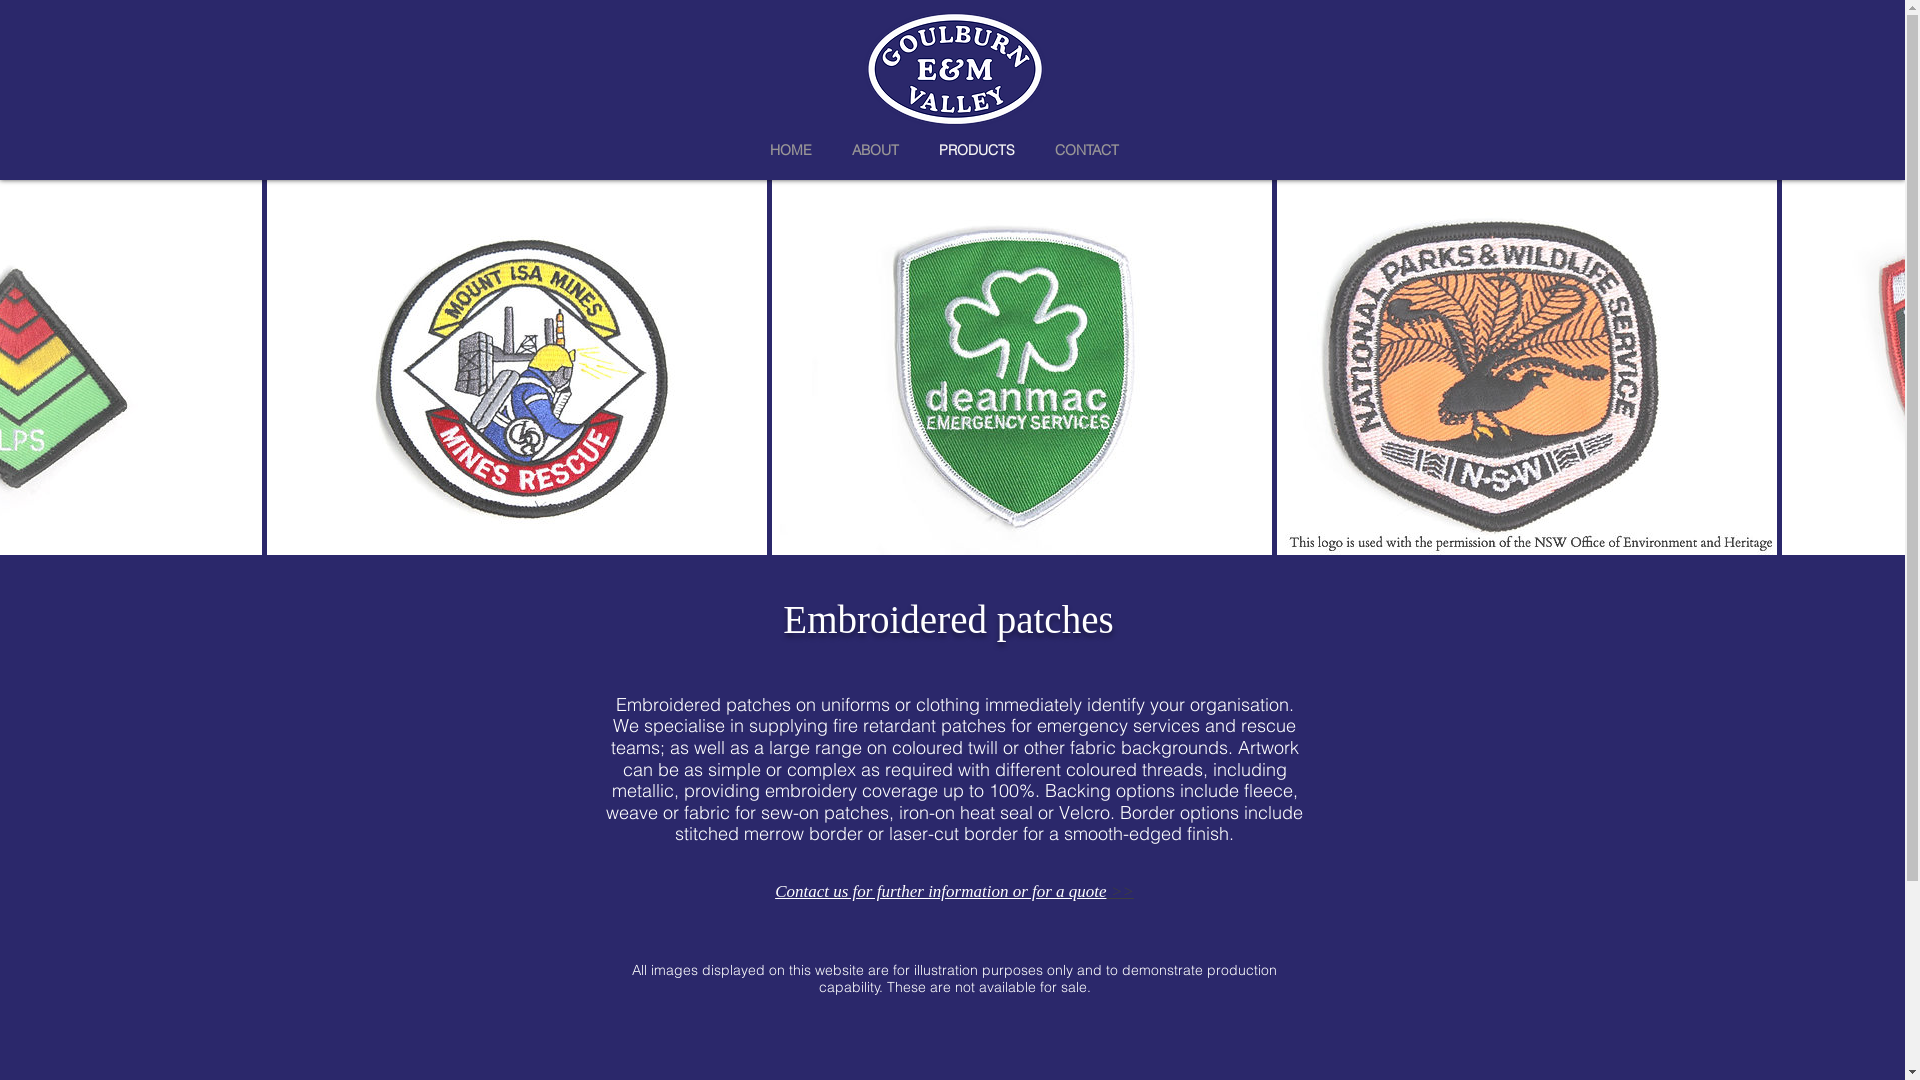 This screenshot has height=1080, width=1920. Describe the element at coordinates (1035, 147) in the screenshot. I see `'CONTACT'` at that location.